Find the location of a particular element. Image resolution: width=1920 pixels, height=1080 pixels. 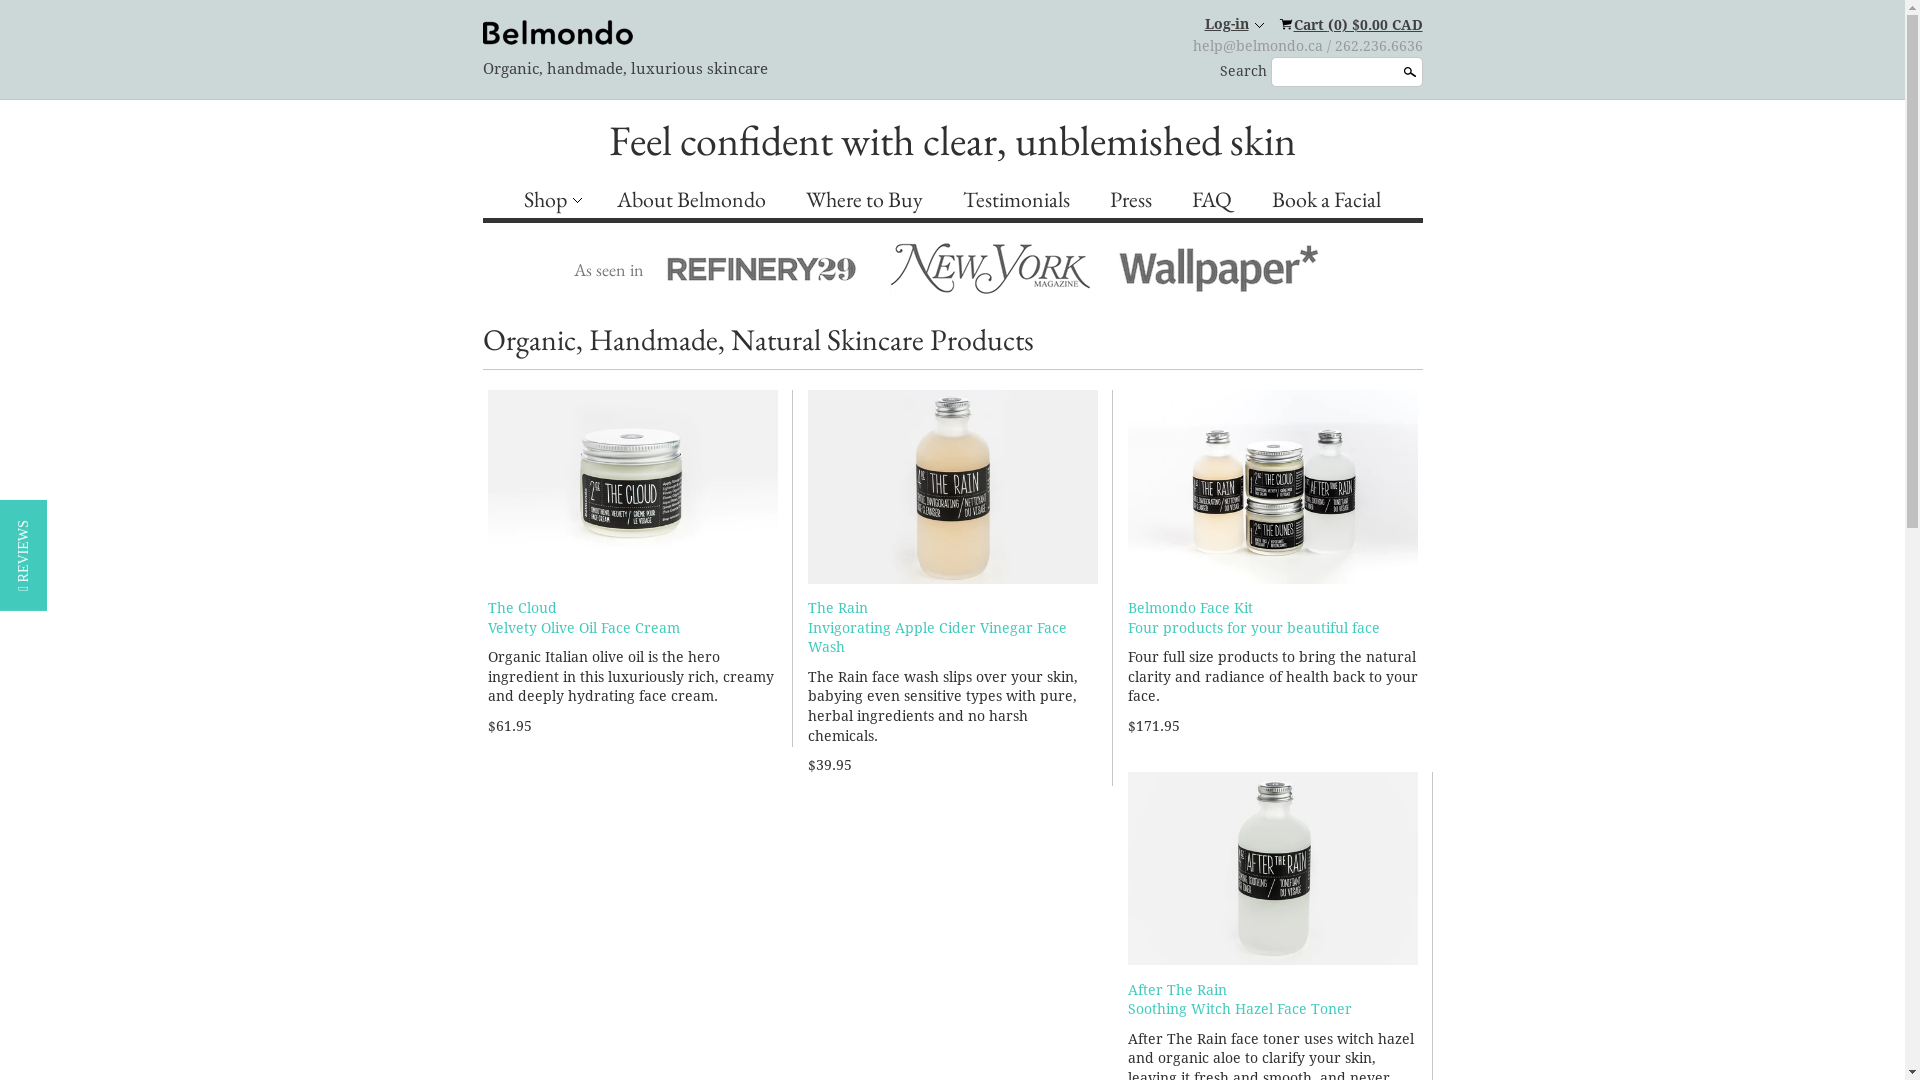

'Soothing Witch Hazel Face Toner' is located at coordinates (1238, 1009).